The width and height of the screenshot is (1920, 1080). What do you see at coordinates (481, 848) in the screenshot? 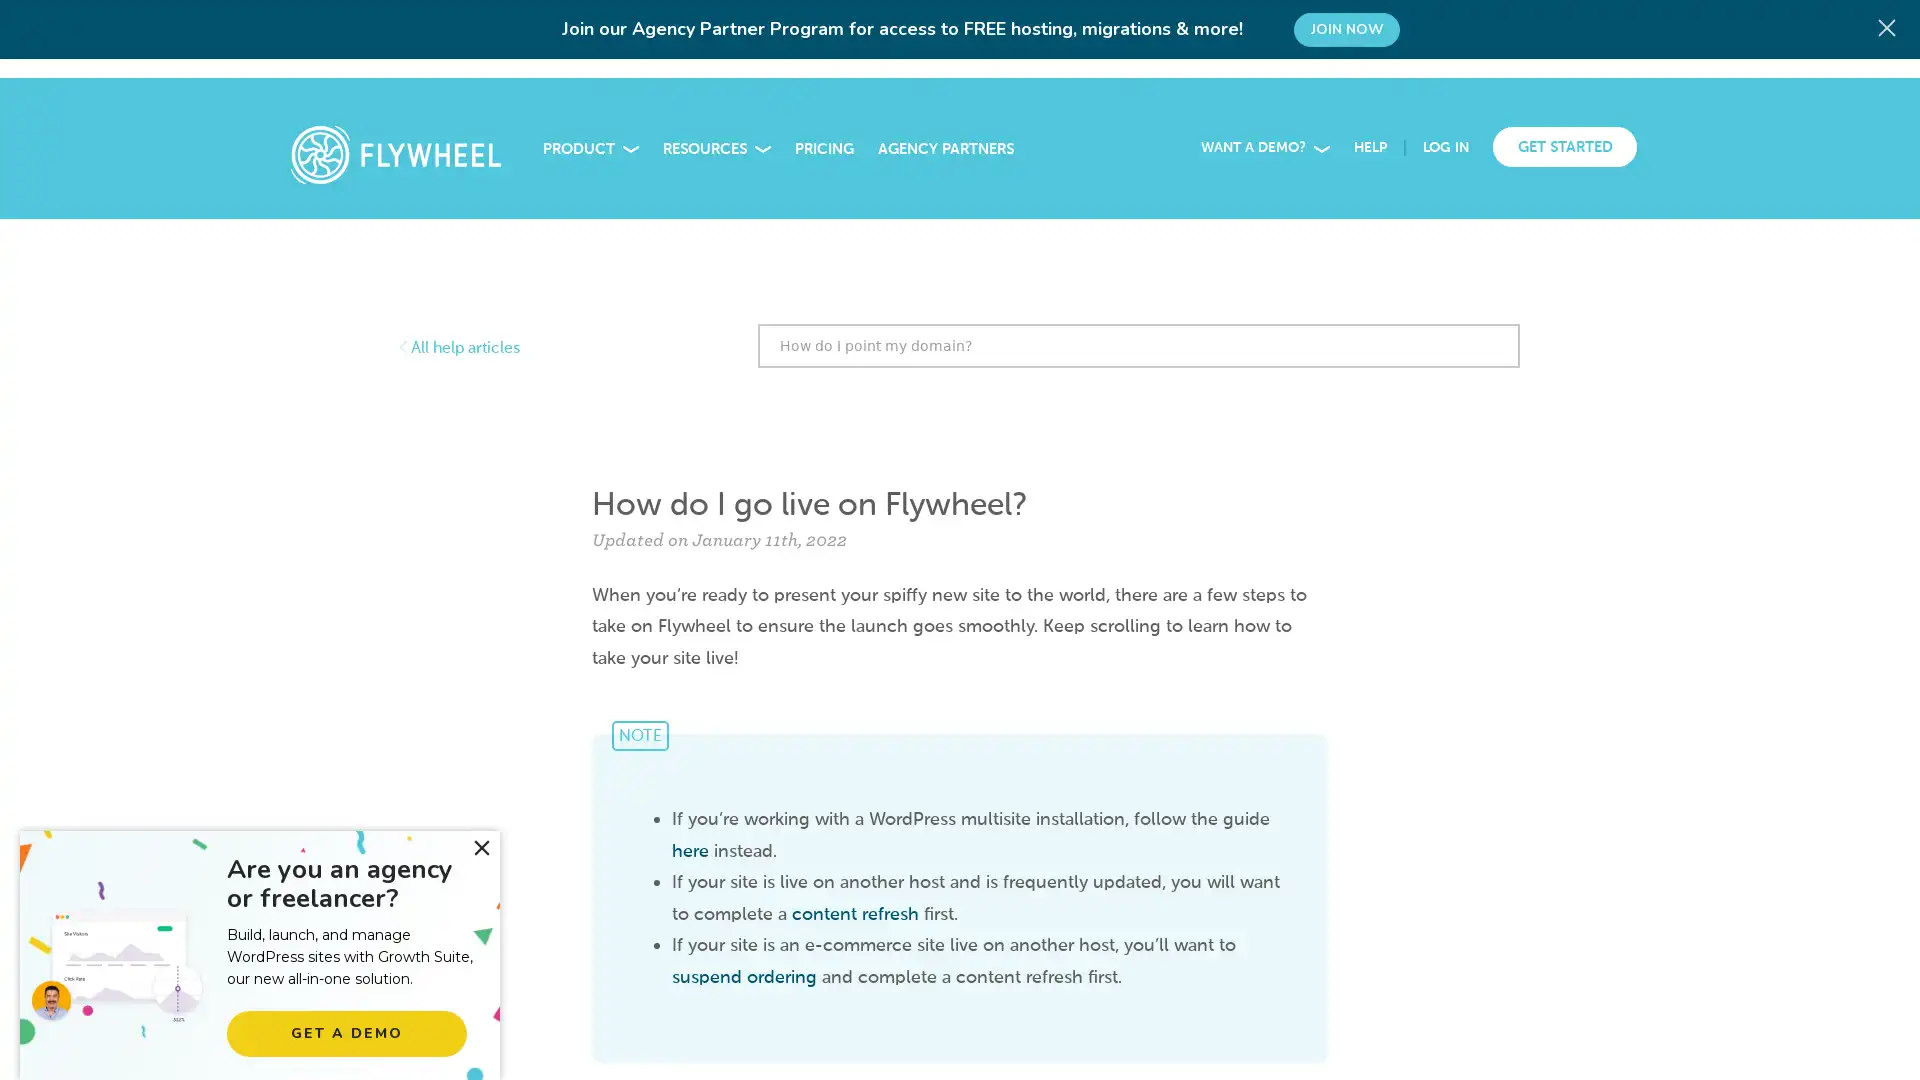
I see `Close` at bounding box center [481, 848].